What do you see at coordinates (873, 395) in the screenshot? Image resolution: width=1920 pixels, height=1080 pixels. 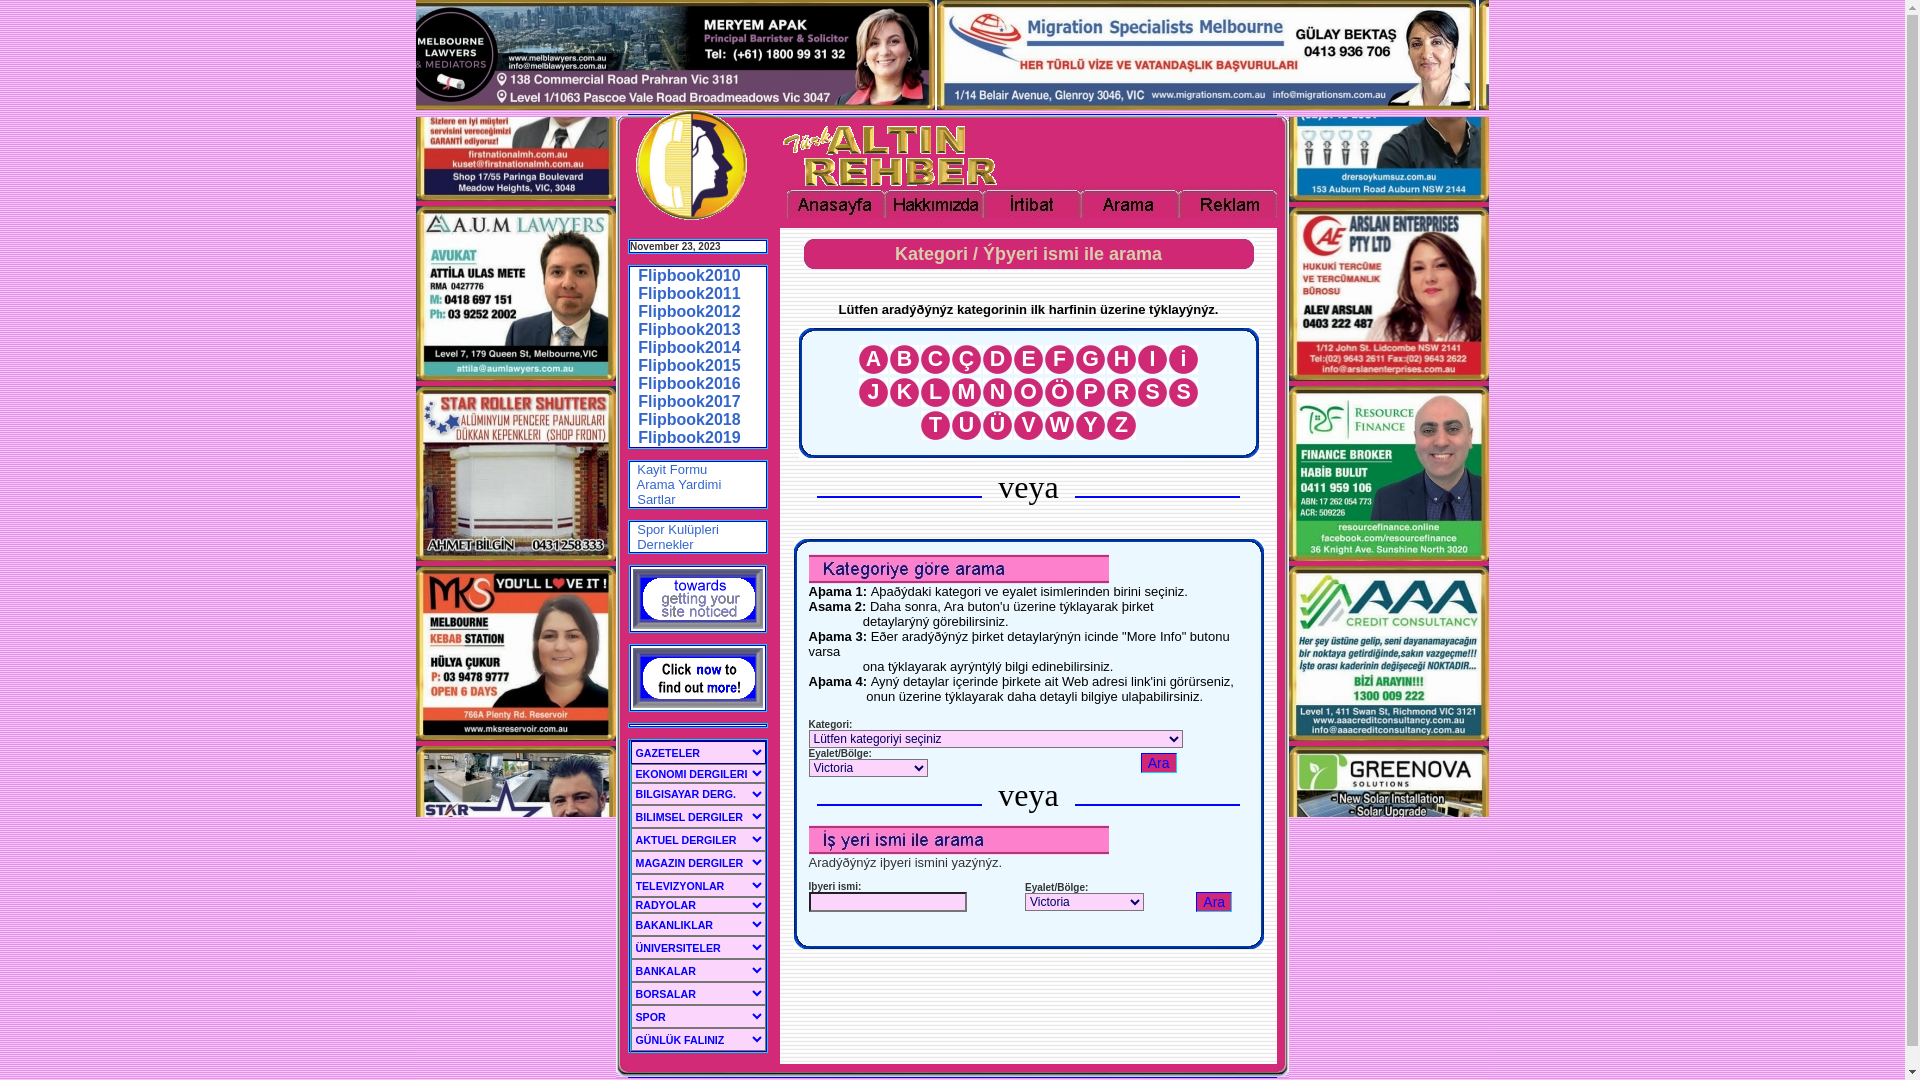 I see `'J'` at bounding box center [873, 395].